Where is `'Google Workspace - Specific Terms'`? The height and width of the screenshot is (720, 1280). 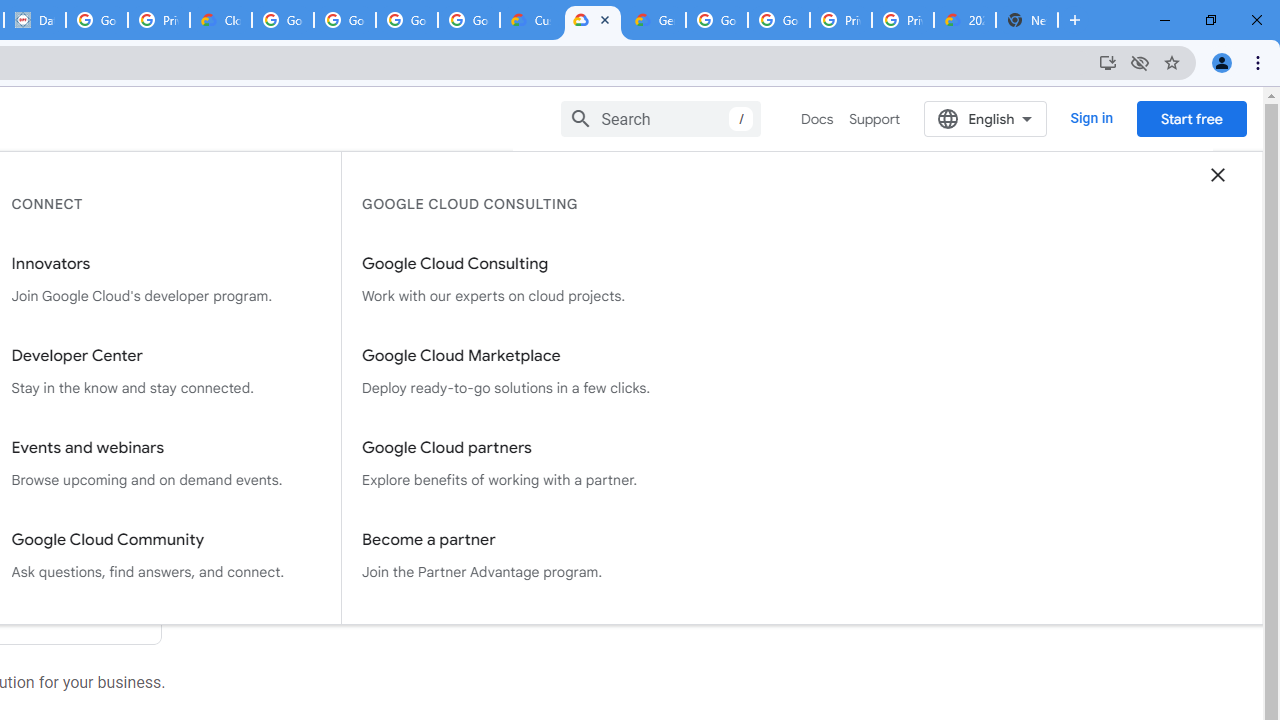
'Google Workspace - Specific Terms' is located at coordinates (406, 20).